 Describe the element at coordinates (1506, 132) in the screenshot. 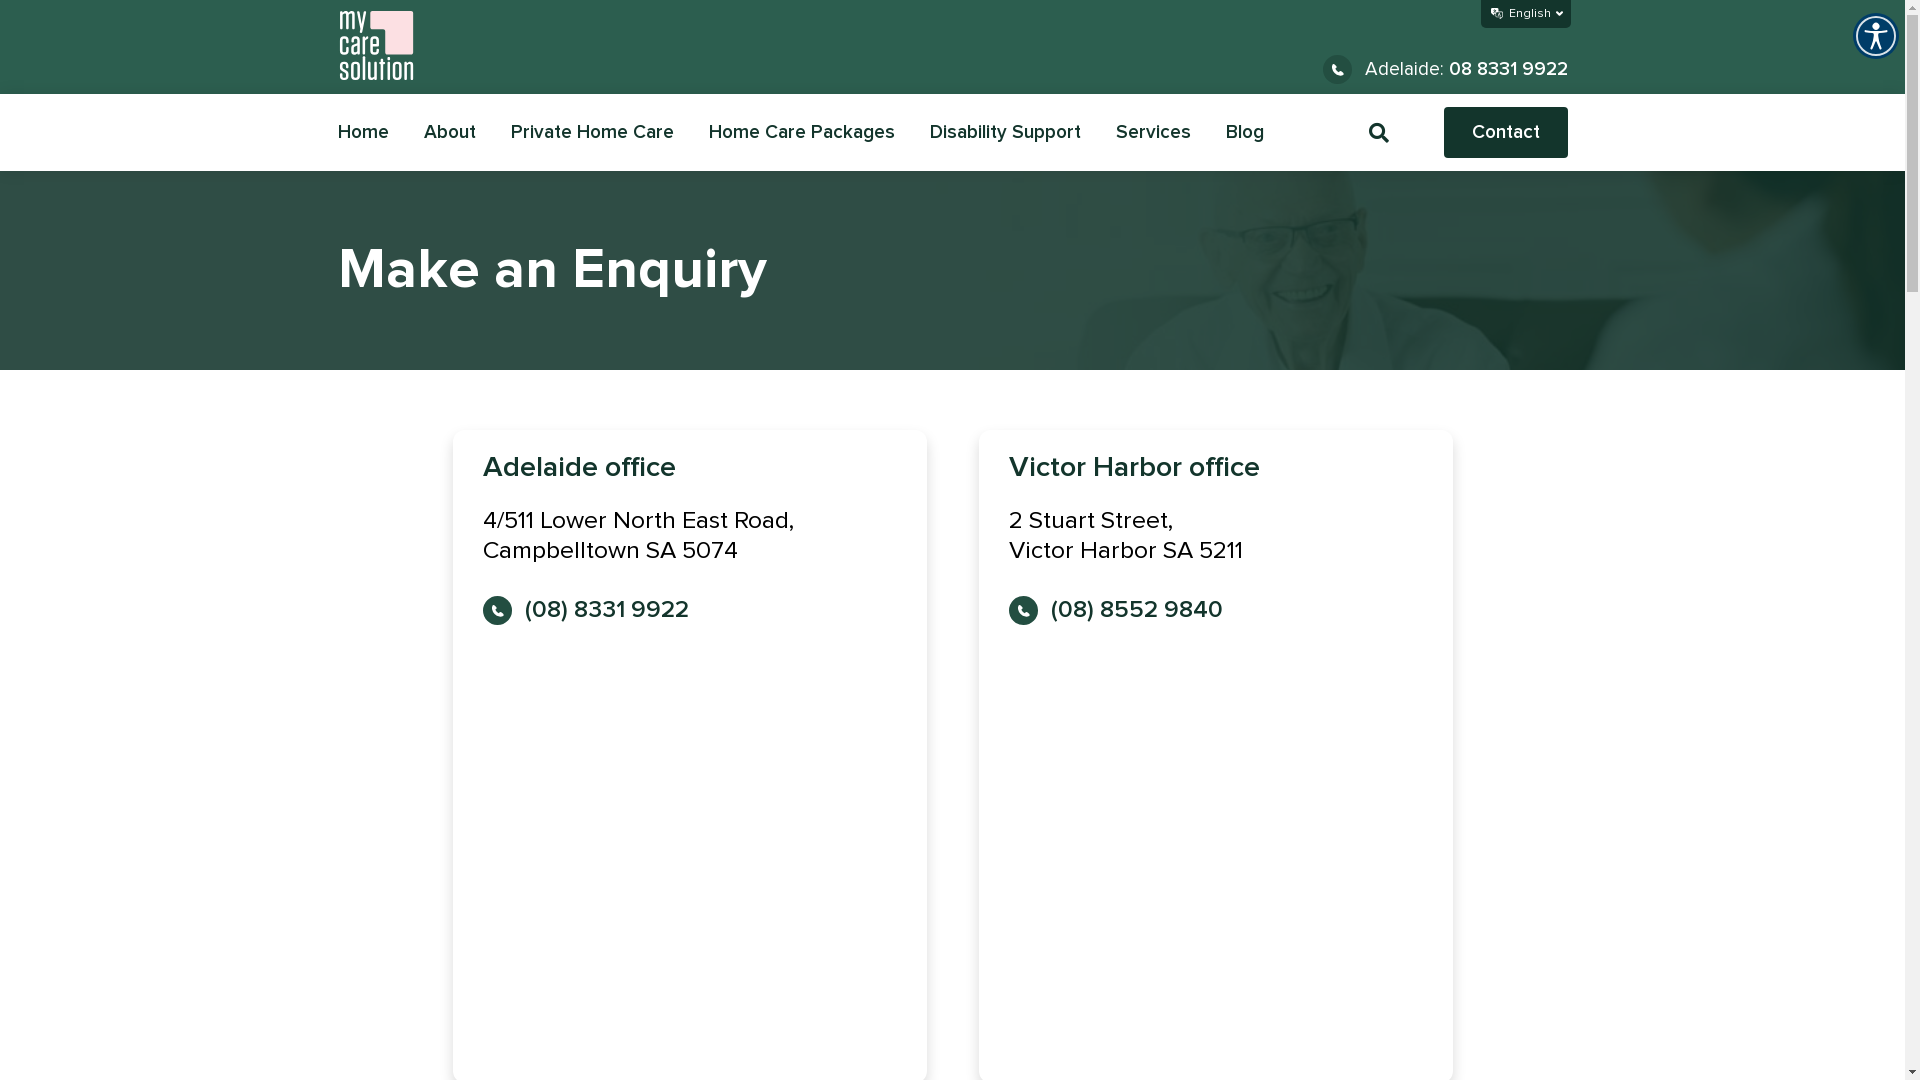

I see `'Contact'` at that location.